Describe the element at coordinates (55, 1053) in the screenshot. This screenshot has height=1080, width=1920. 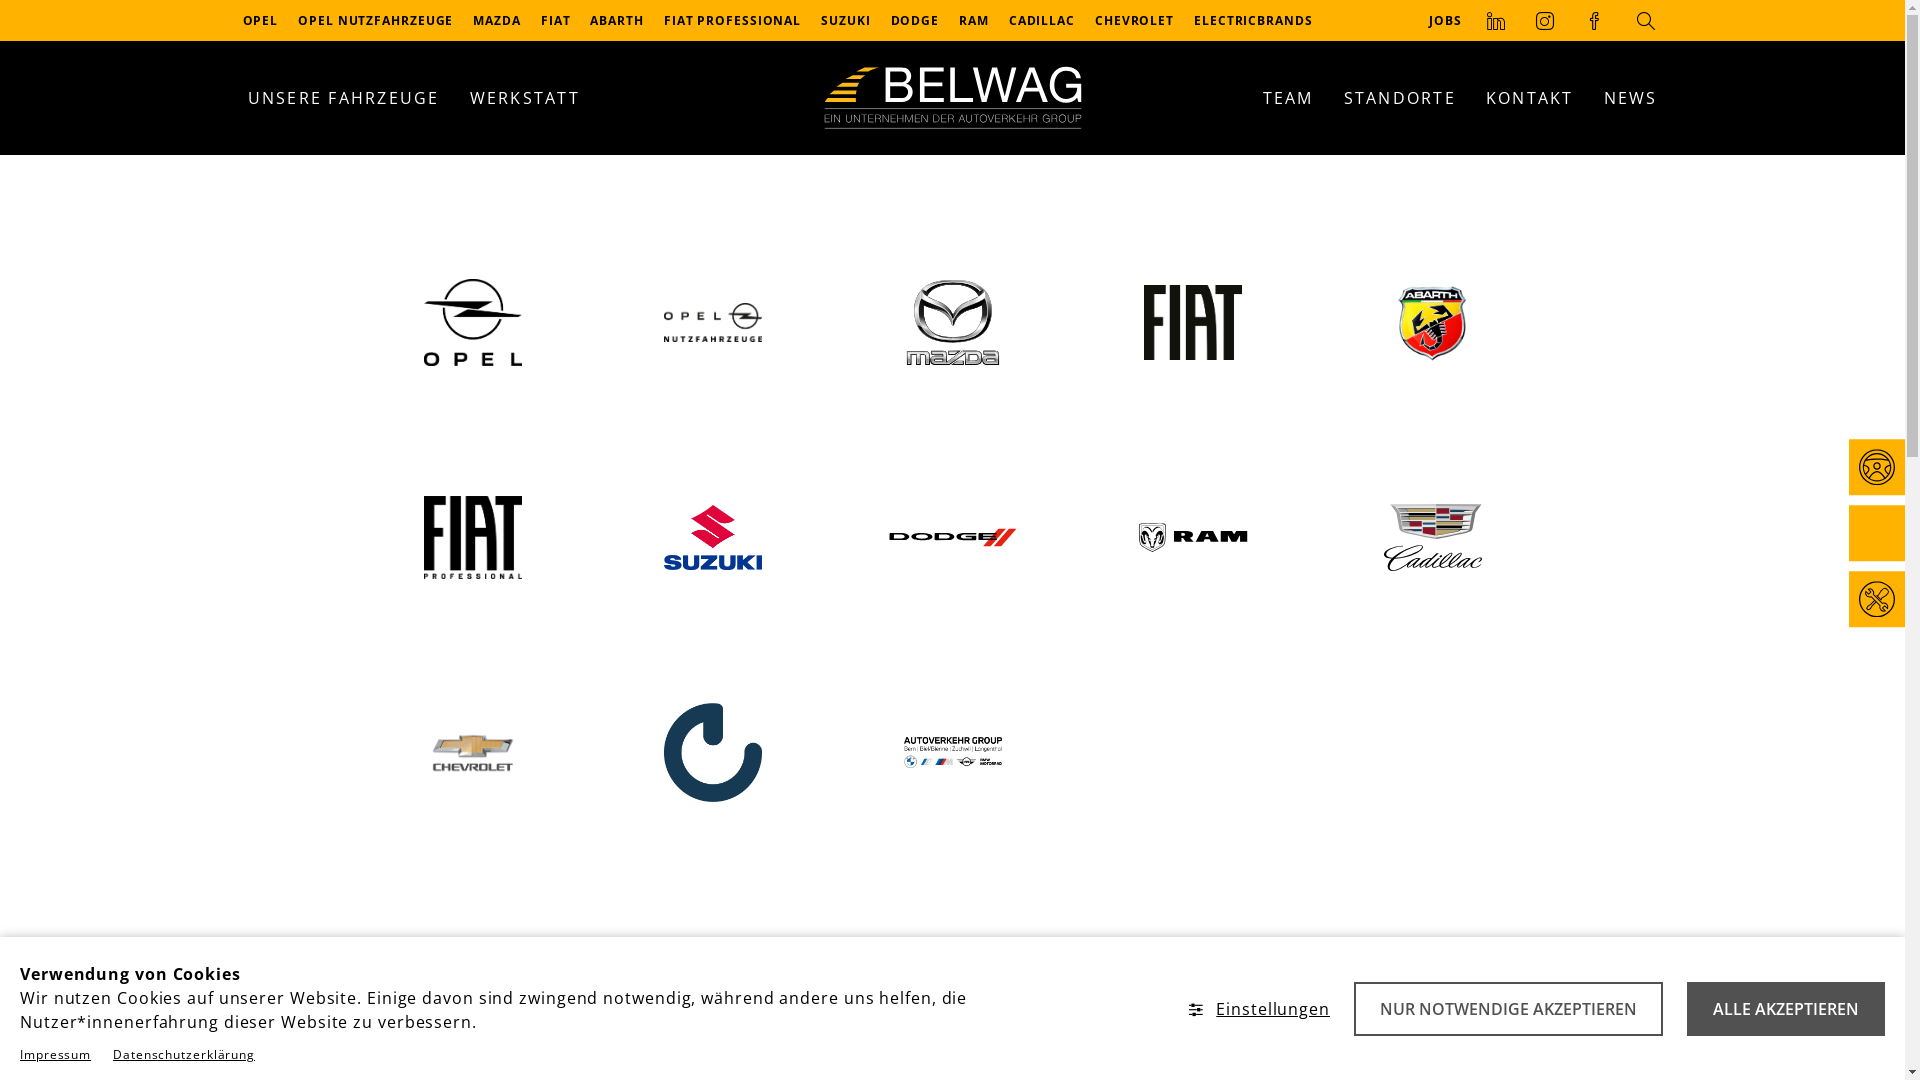
I see `'Impressum'` at that location.